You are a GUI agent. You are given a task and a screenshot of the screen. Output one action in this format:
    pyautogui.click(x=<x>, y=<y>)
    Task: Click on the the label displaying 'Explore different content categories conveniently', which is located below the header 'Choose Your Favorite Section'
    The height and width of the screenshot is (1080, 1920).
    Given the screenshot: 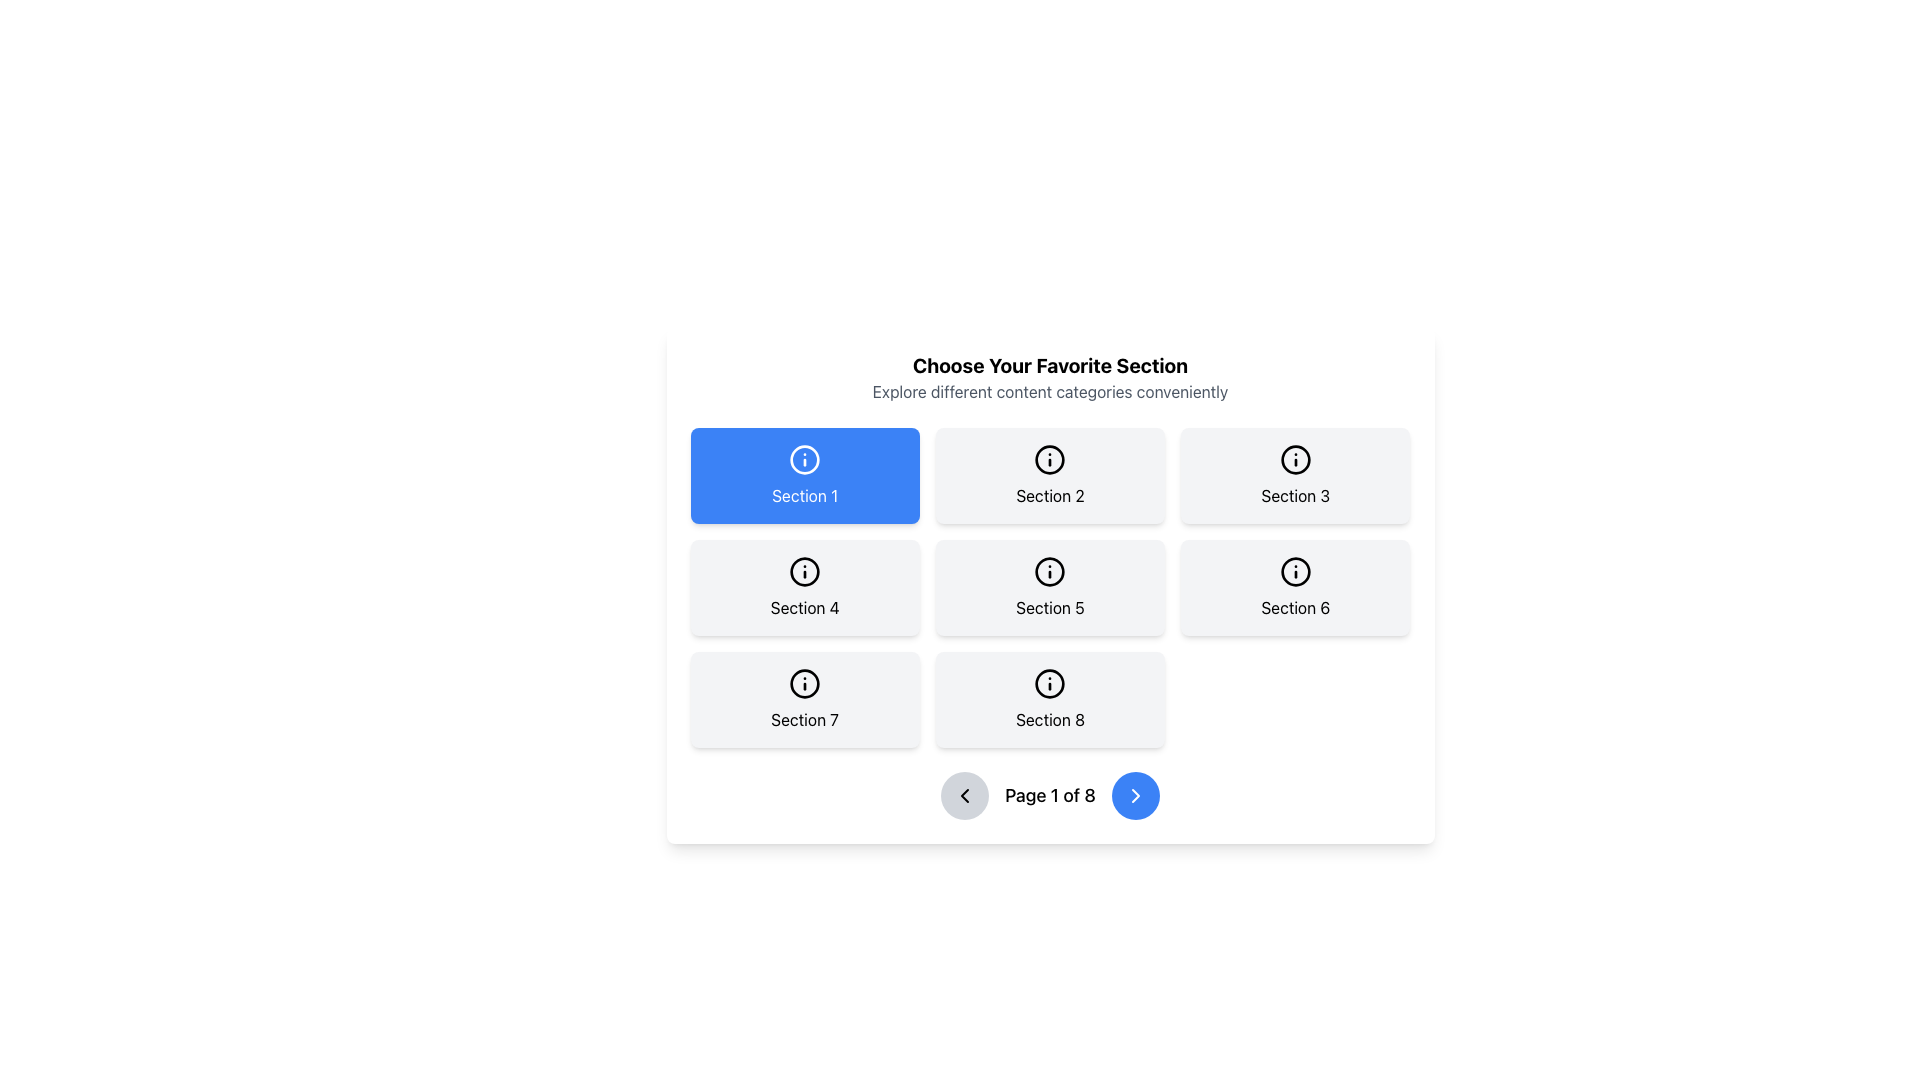 What is the action you would take?
    pyautogui.click(x=1049, y=392)
    